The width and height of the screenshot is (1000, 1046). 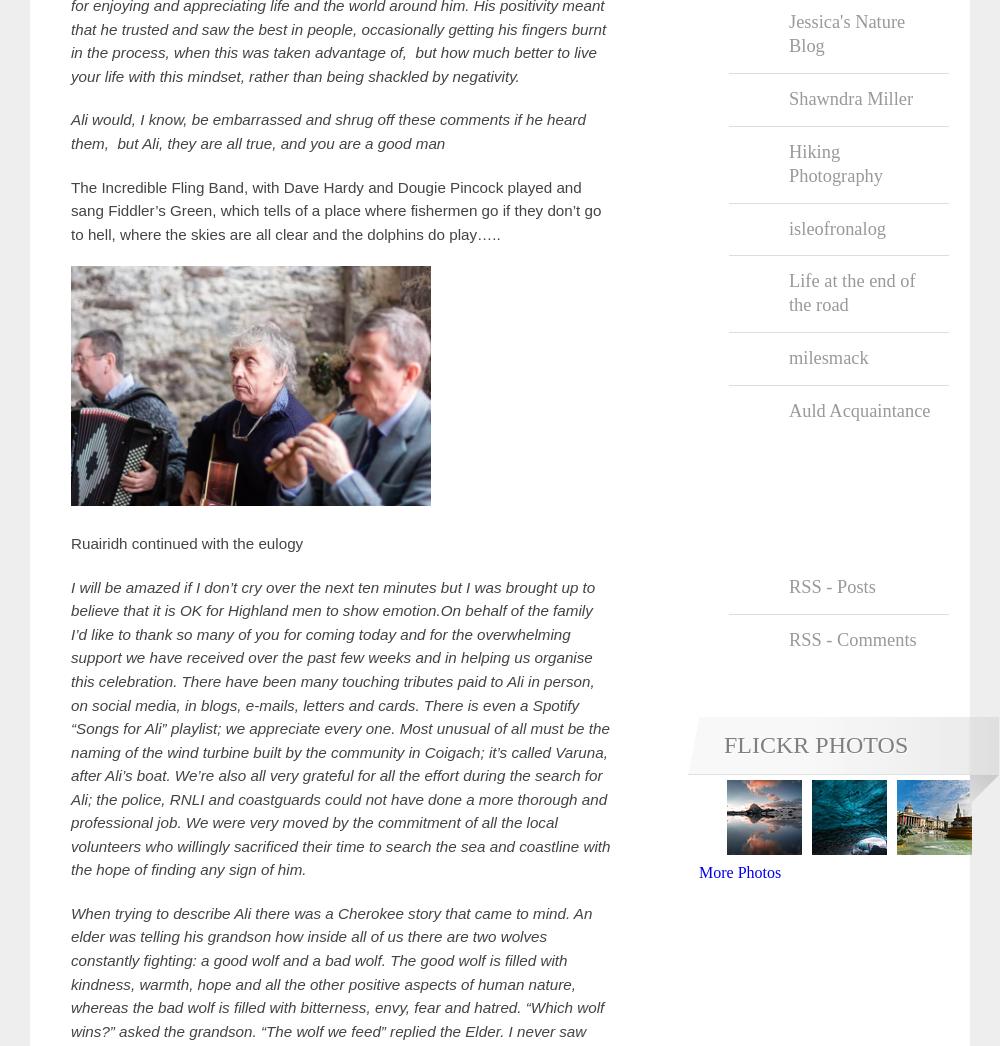 What do you see at coordinates (850, 98) in the screenshot?
I see `'Shawndra Miller'` at bounding box center [850, 98].